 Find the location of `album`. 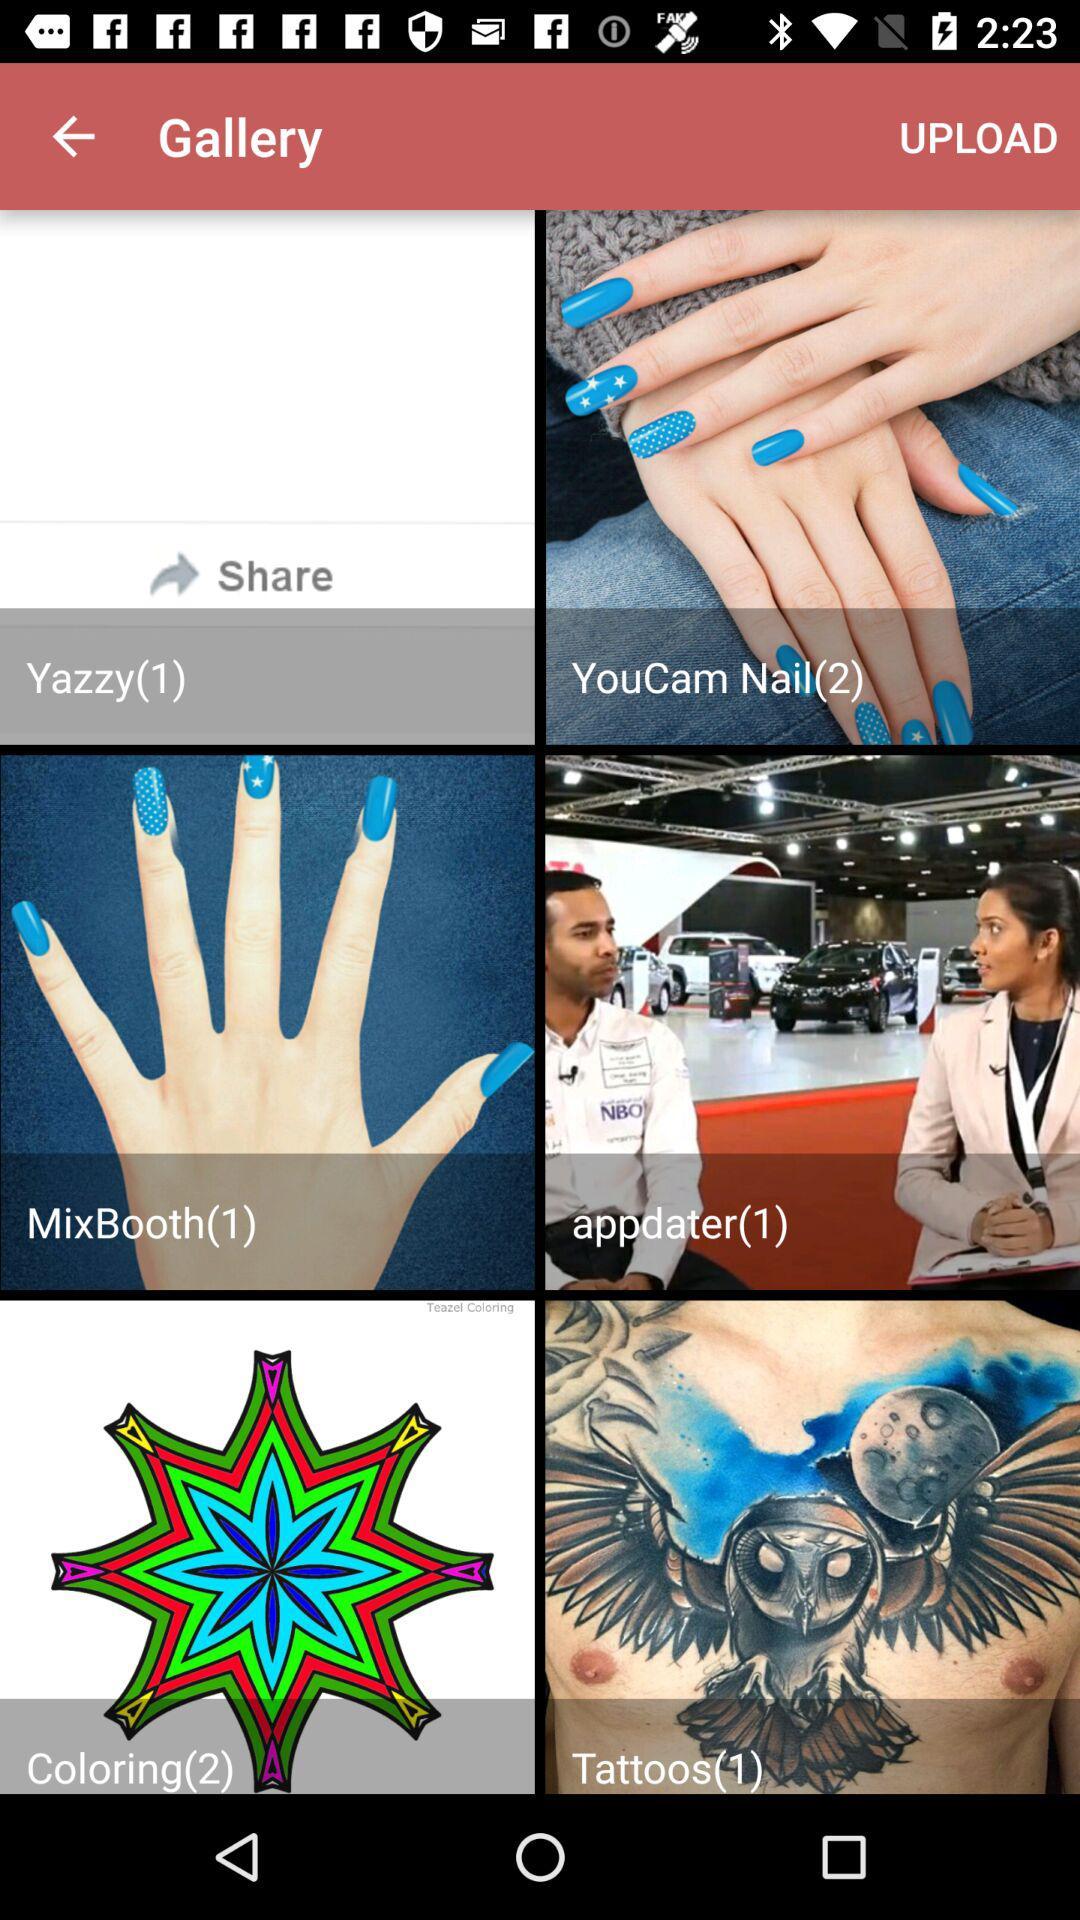

album is located at coordinates (812, 1546).